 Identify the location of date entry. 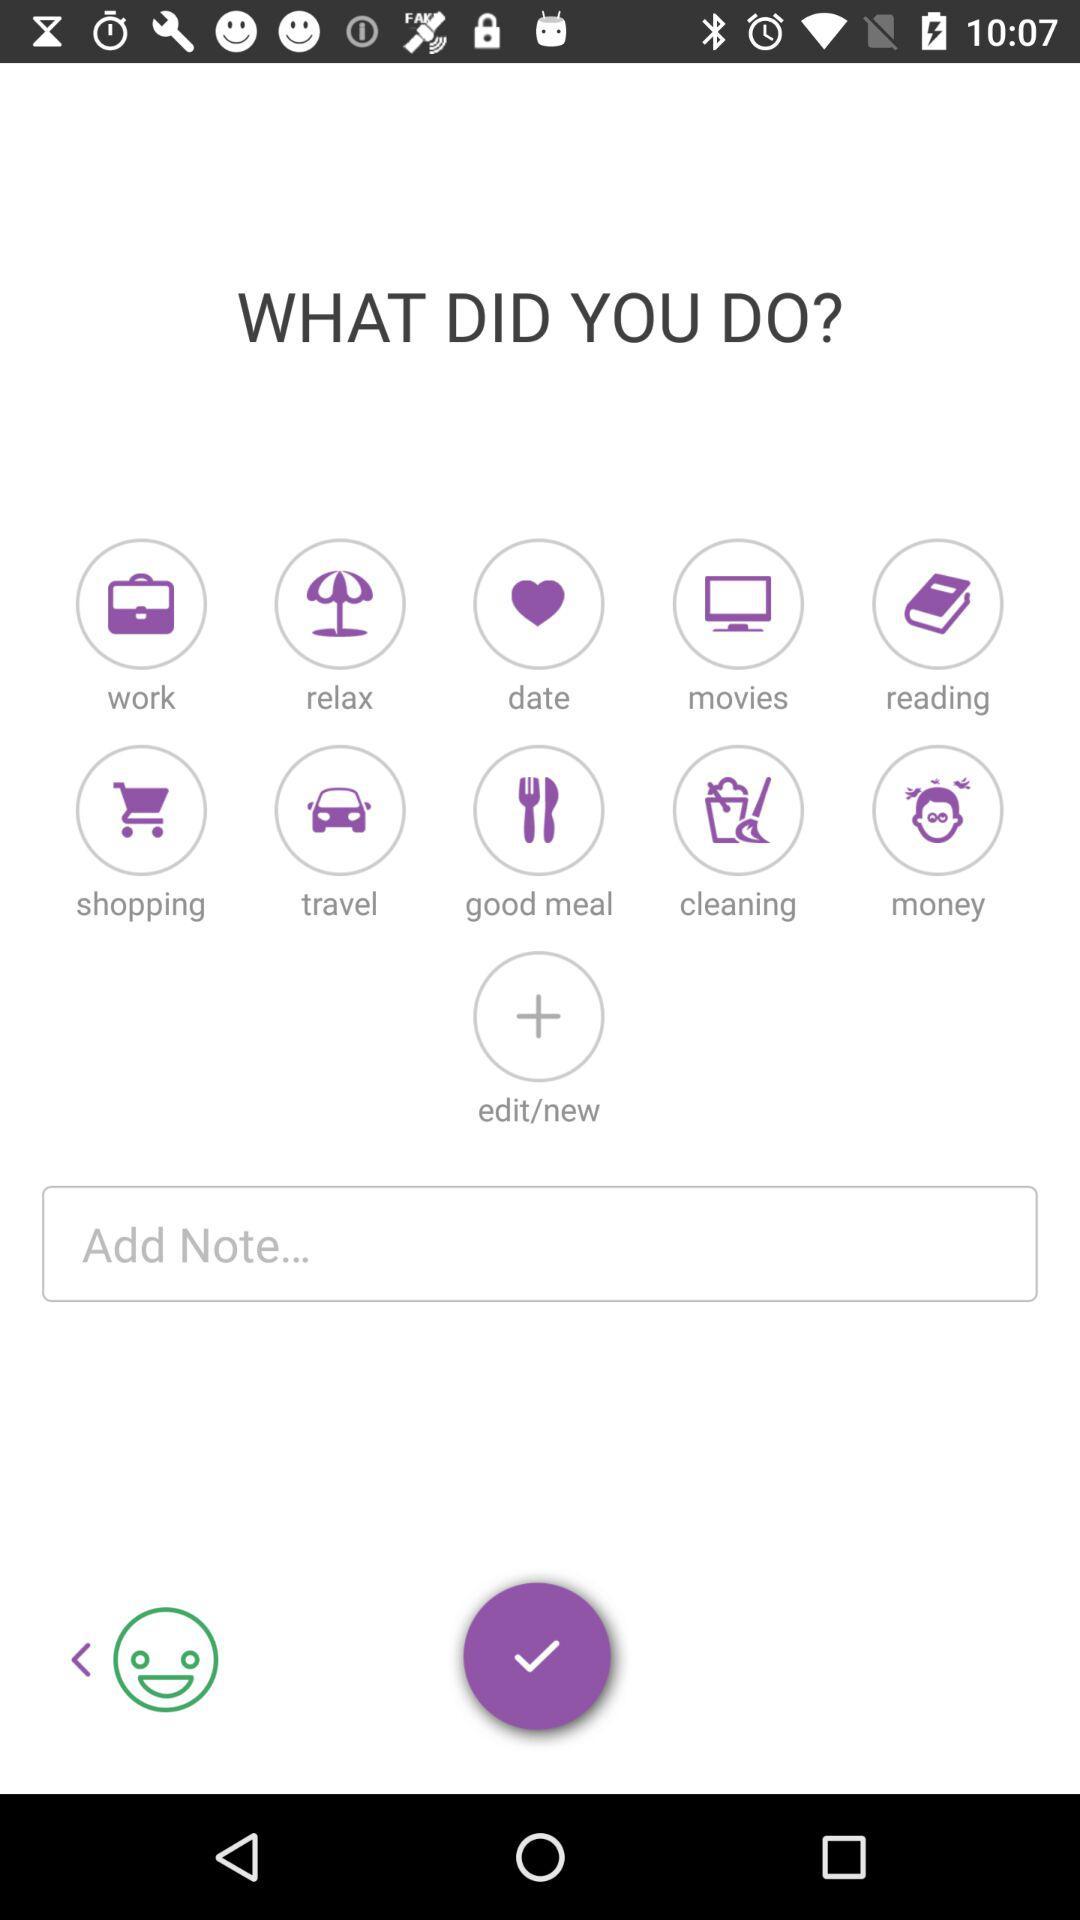
(537, 603).